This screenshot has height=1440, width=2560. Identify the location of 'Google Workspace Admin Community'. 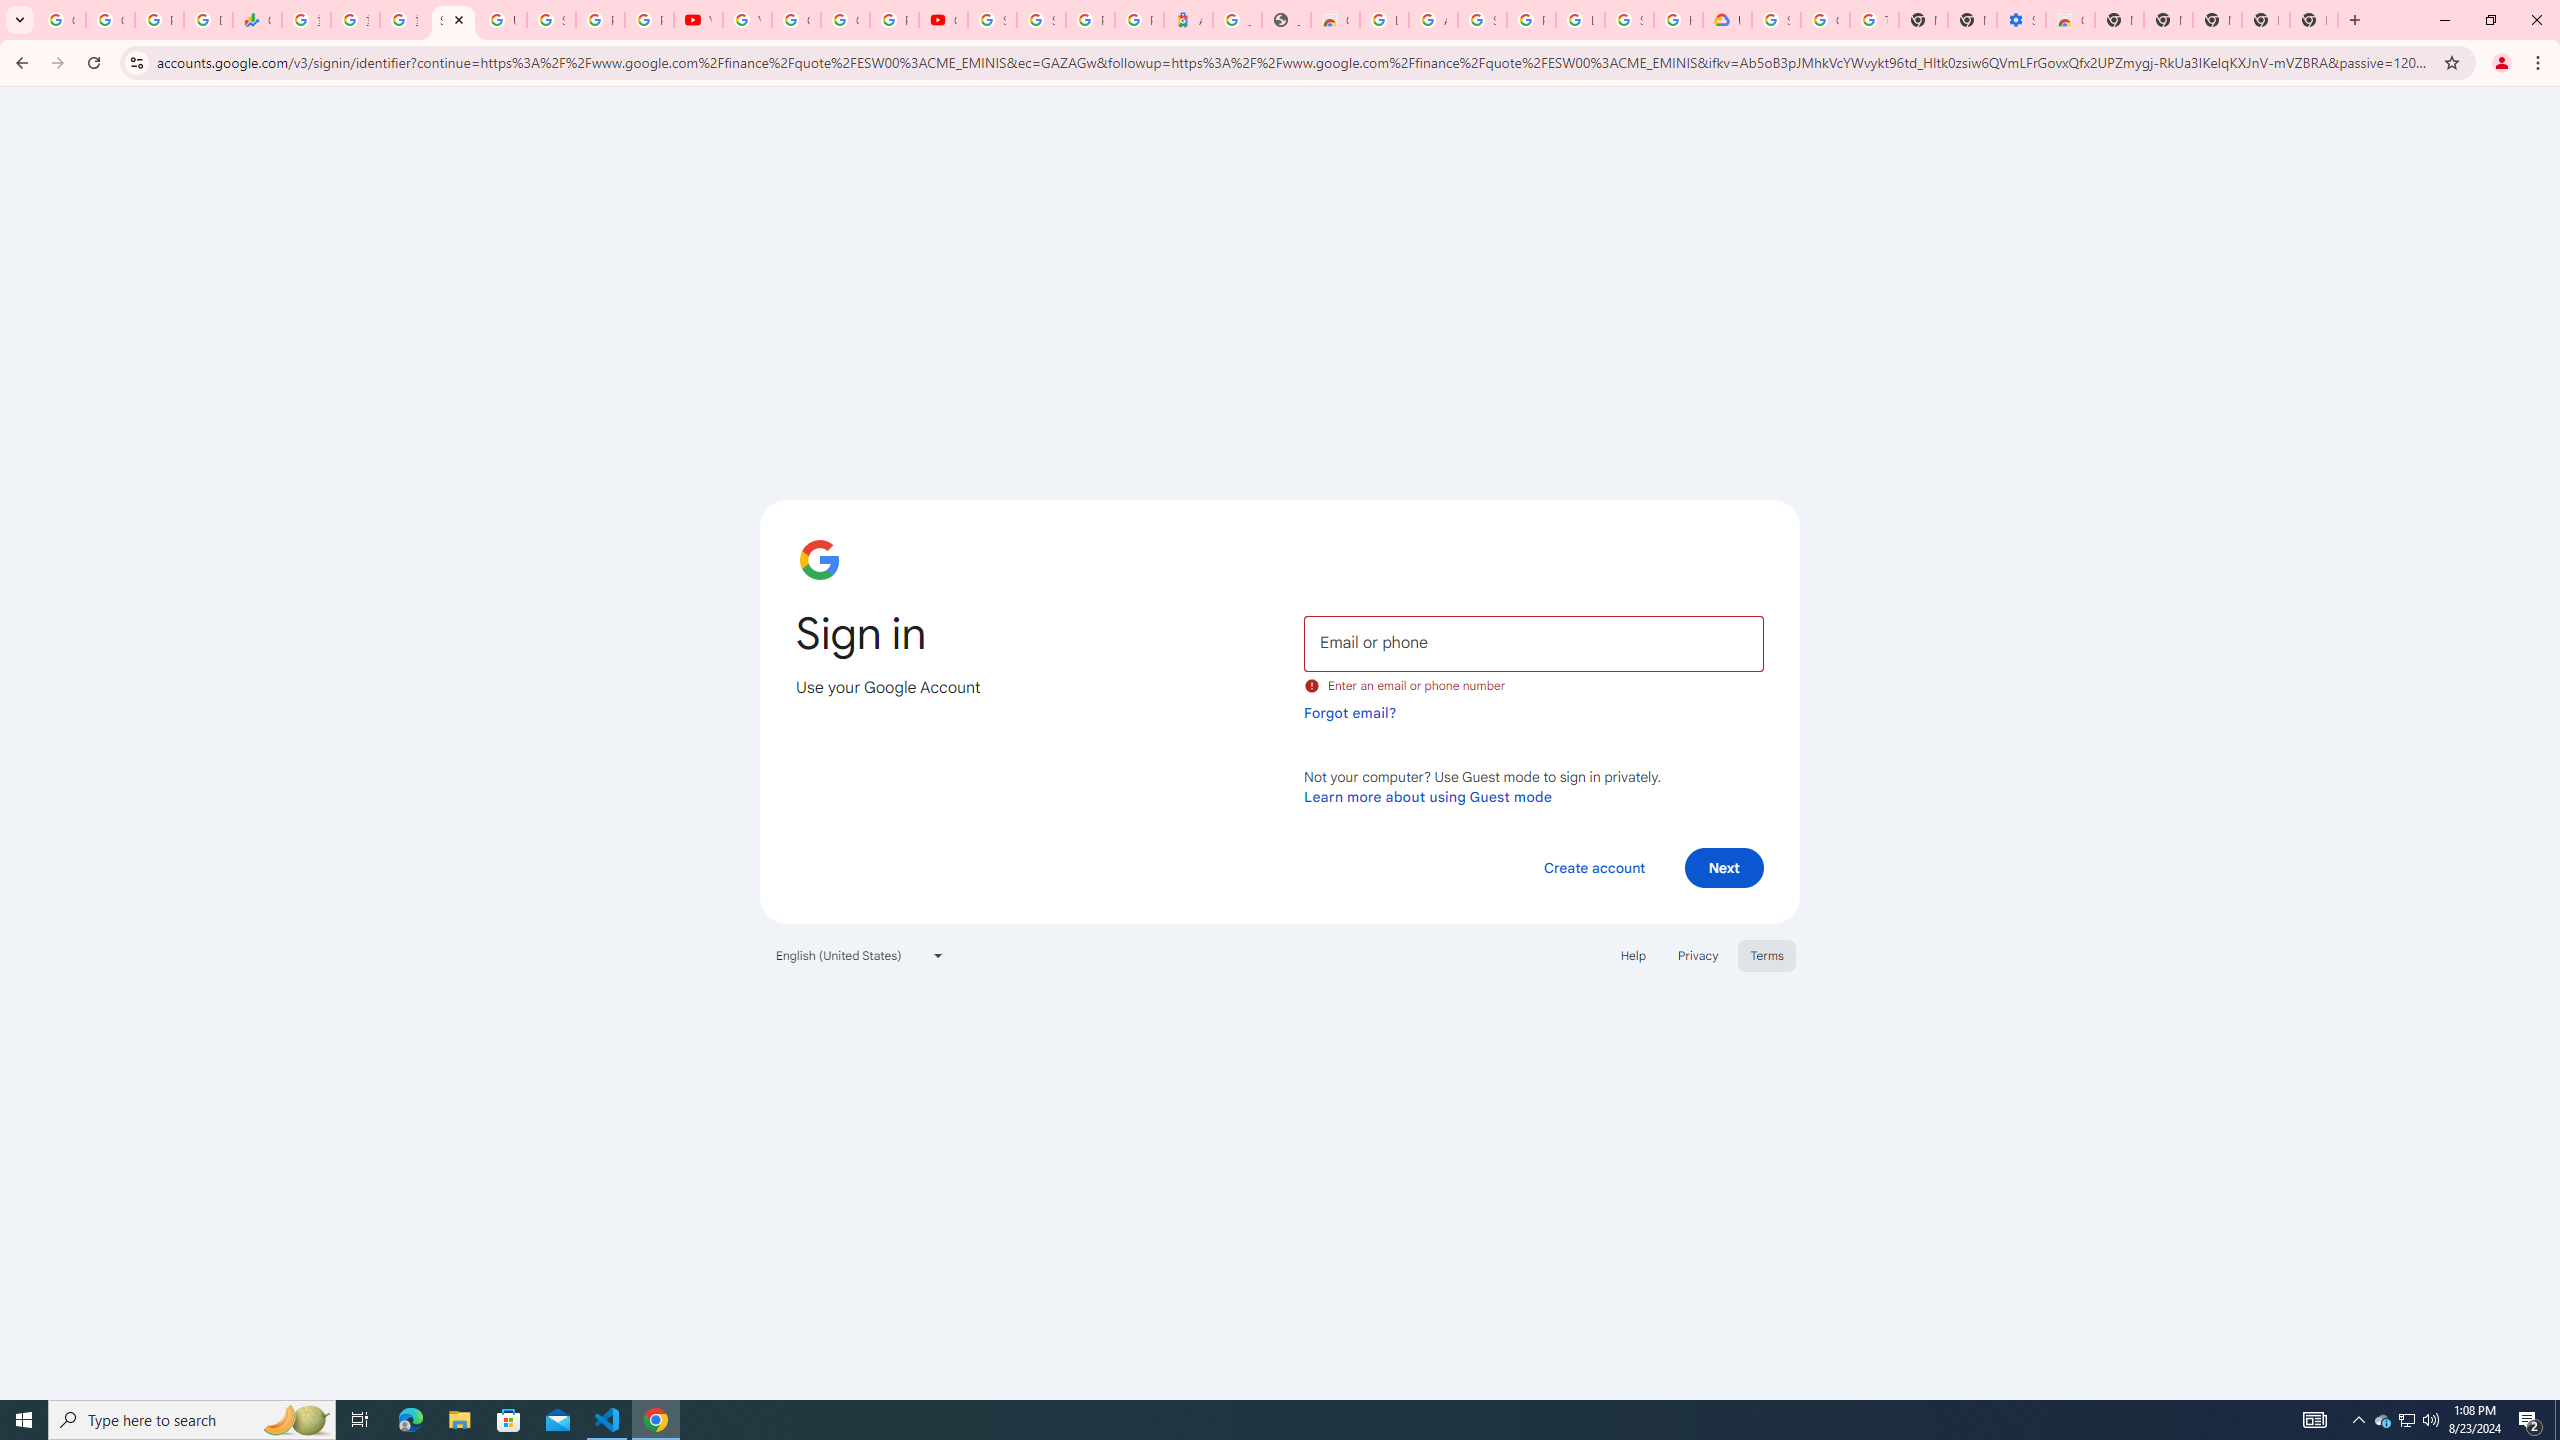
(61, 19).